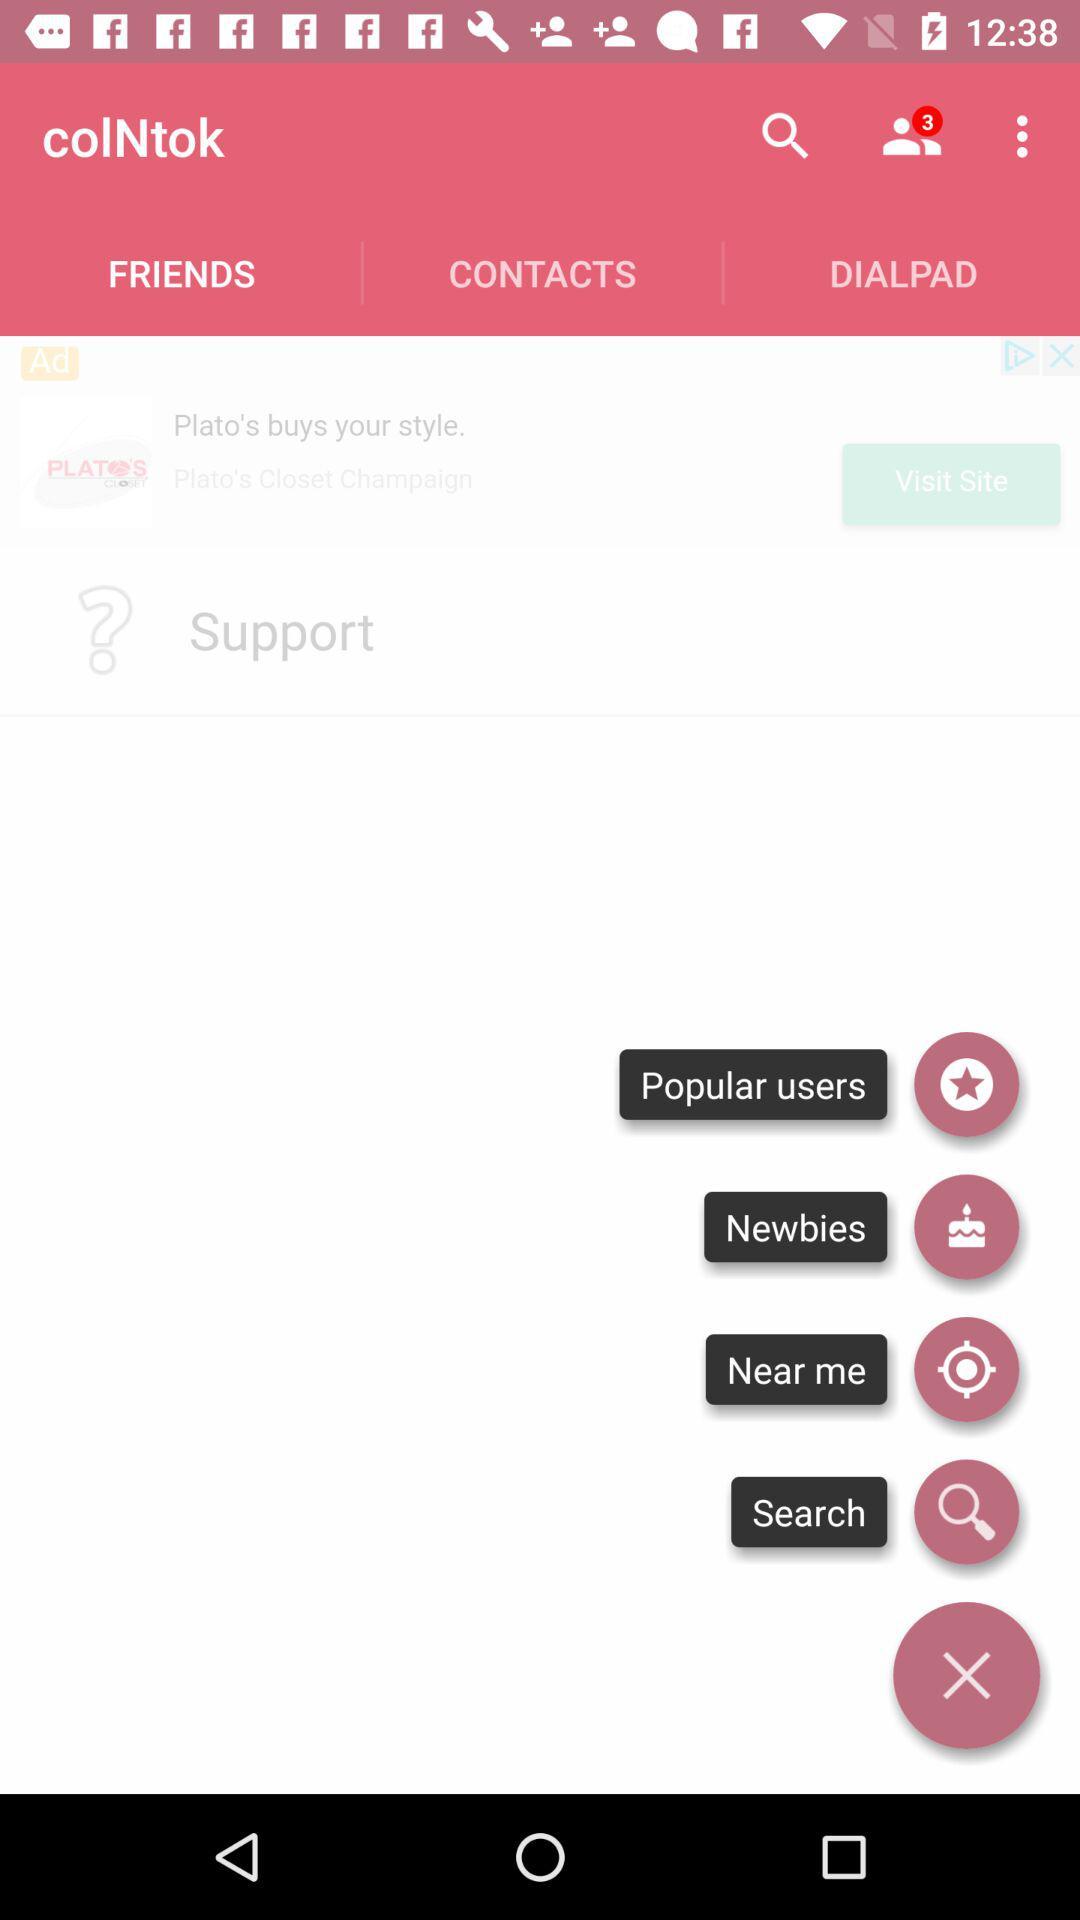  What do you see at coordinates (965, 1226) in the screenshot?
I see `the item next to the popular users item` at bounding box center [965, 1226].